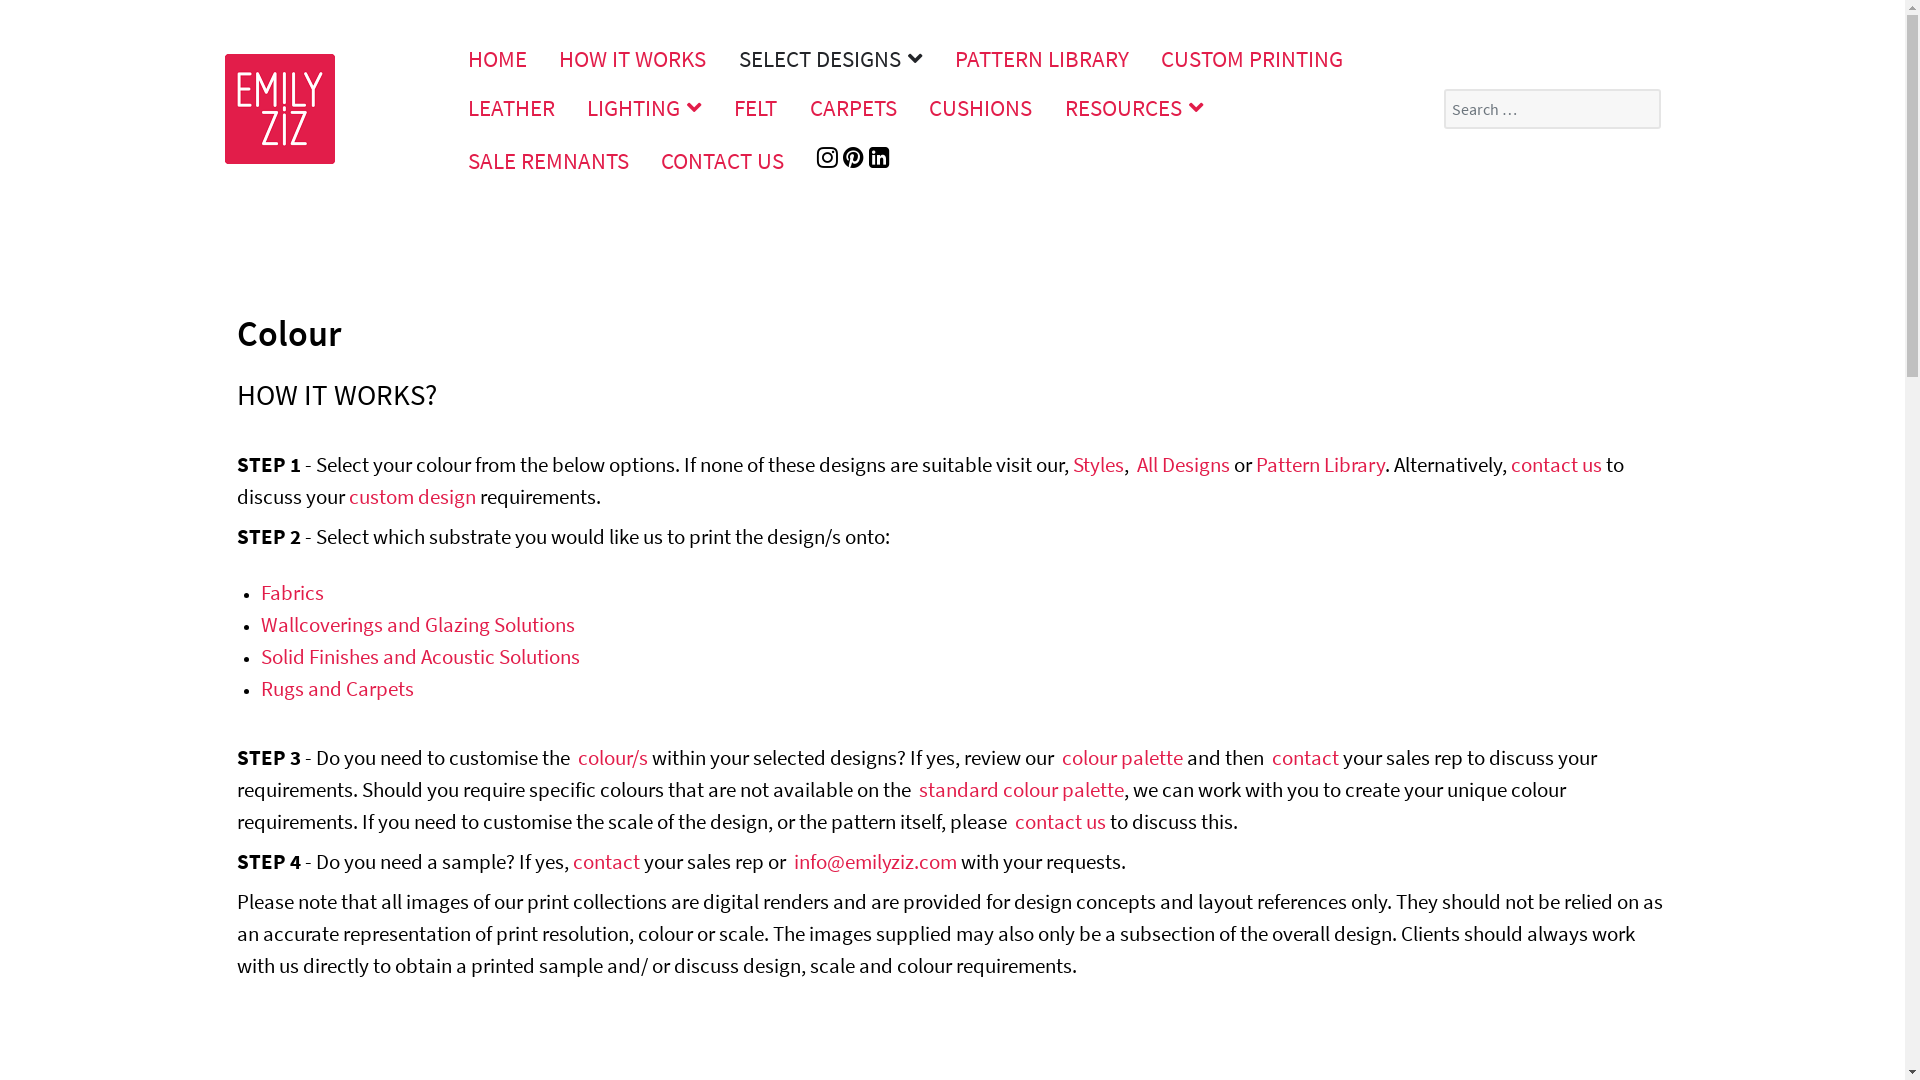 The width and height of the screenshot is (1920, 1080). What do you see at coordinates (912, 107) in the screenshot?
I see `'CUSHIONS'` at bounding box center [912, 107].